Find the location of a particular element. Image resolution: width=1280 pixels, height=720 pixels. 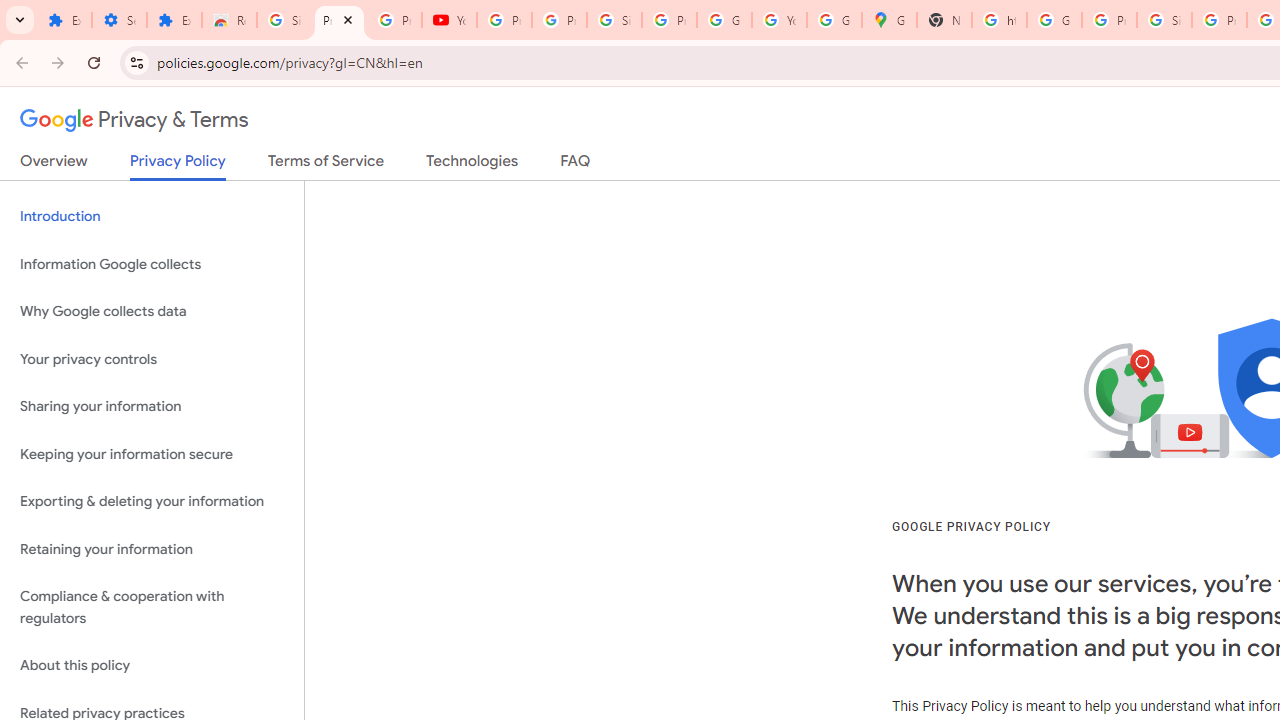

'YouTube' is located at coordinates (448, 20).